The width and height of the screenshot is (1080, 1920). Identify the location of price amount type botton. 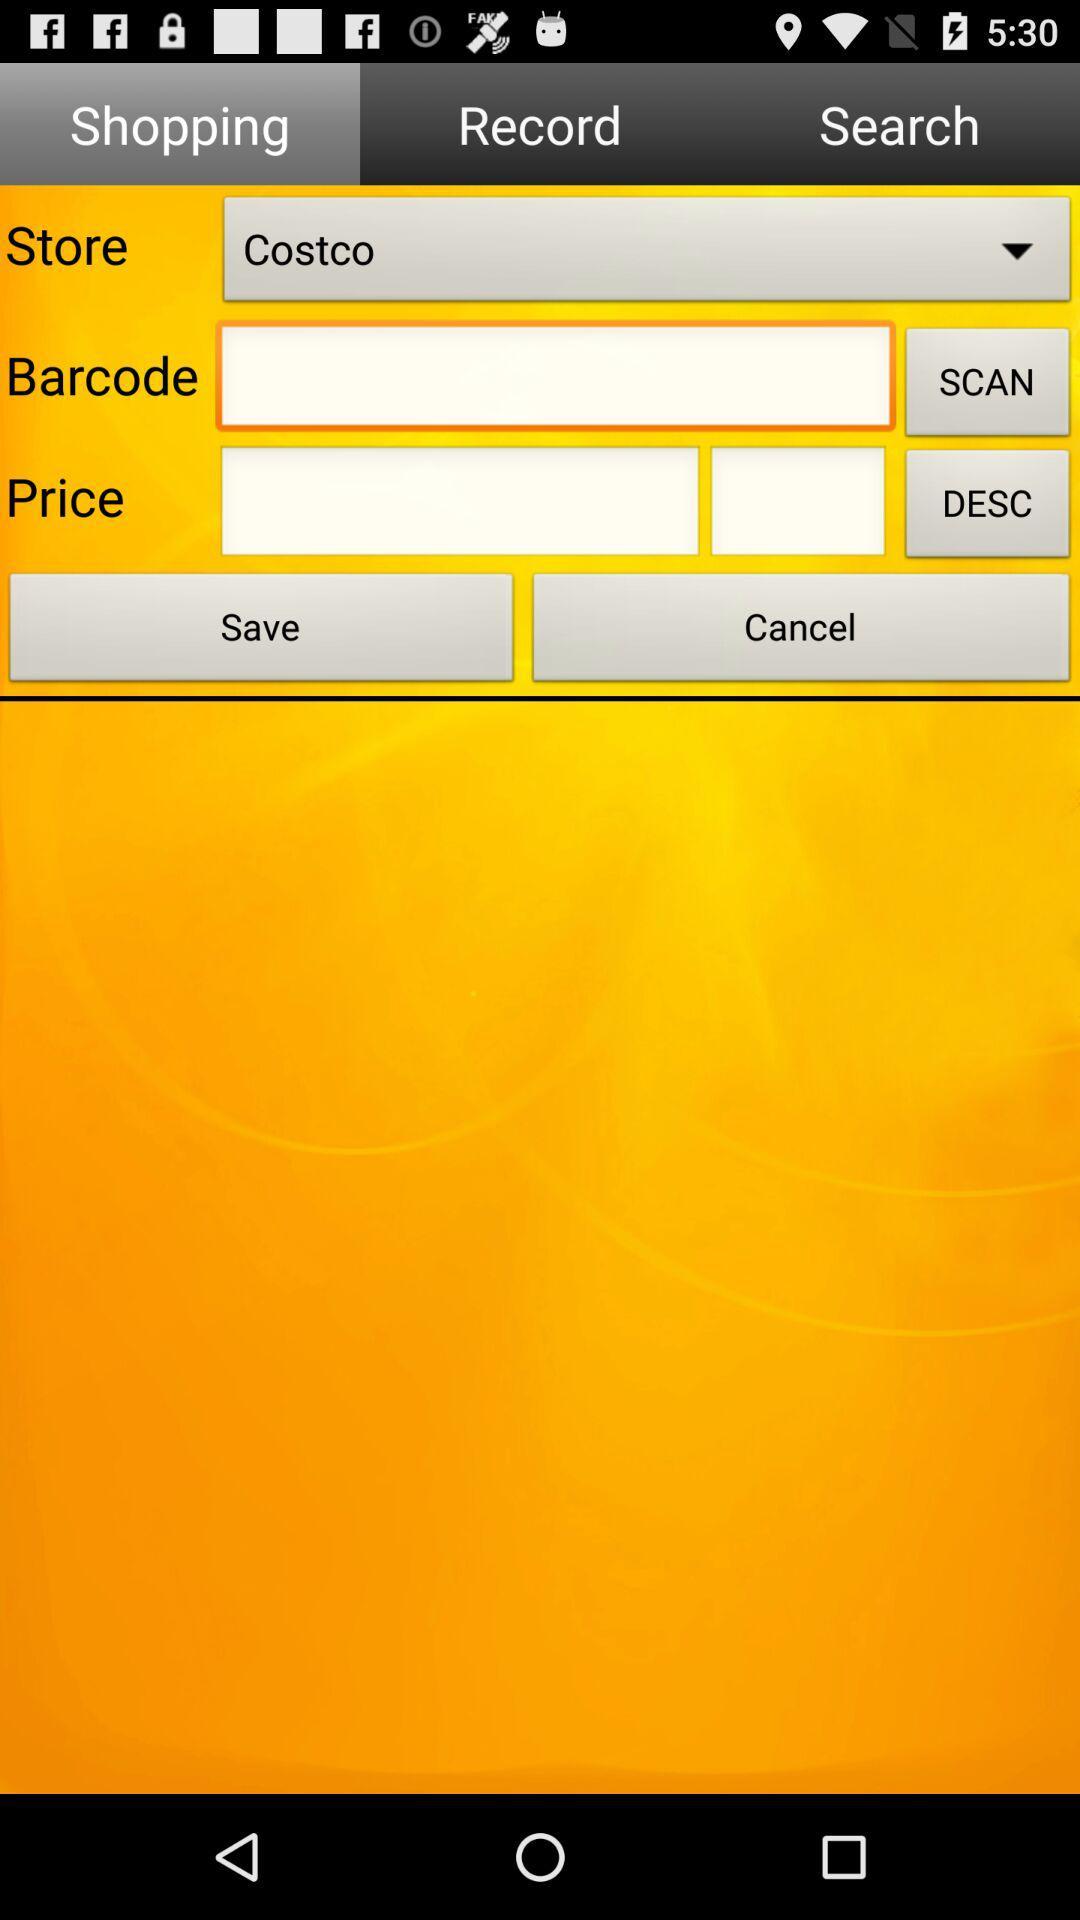
(460, 507).